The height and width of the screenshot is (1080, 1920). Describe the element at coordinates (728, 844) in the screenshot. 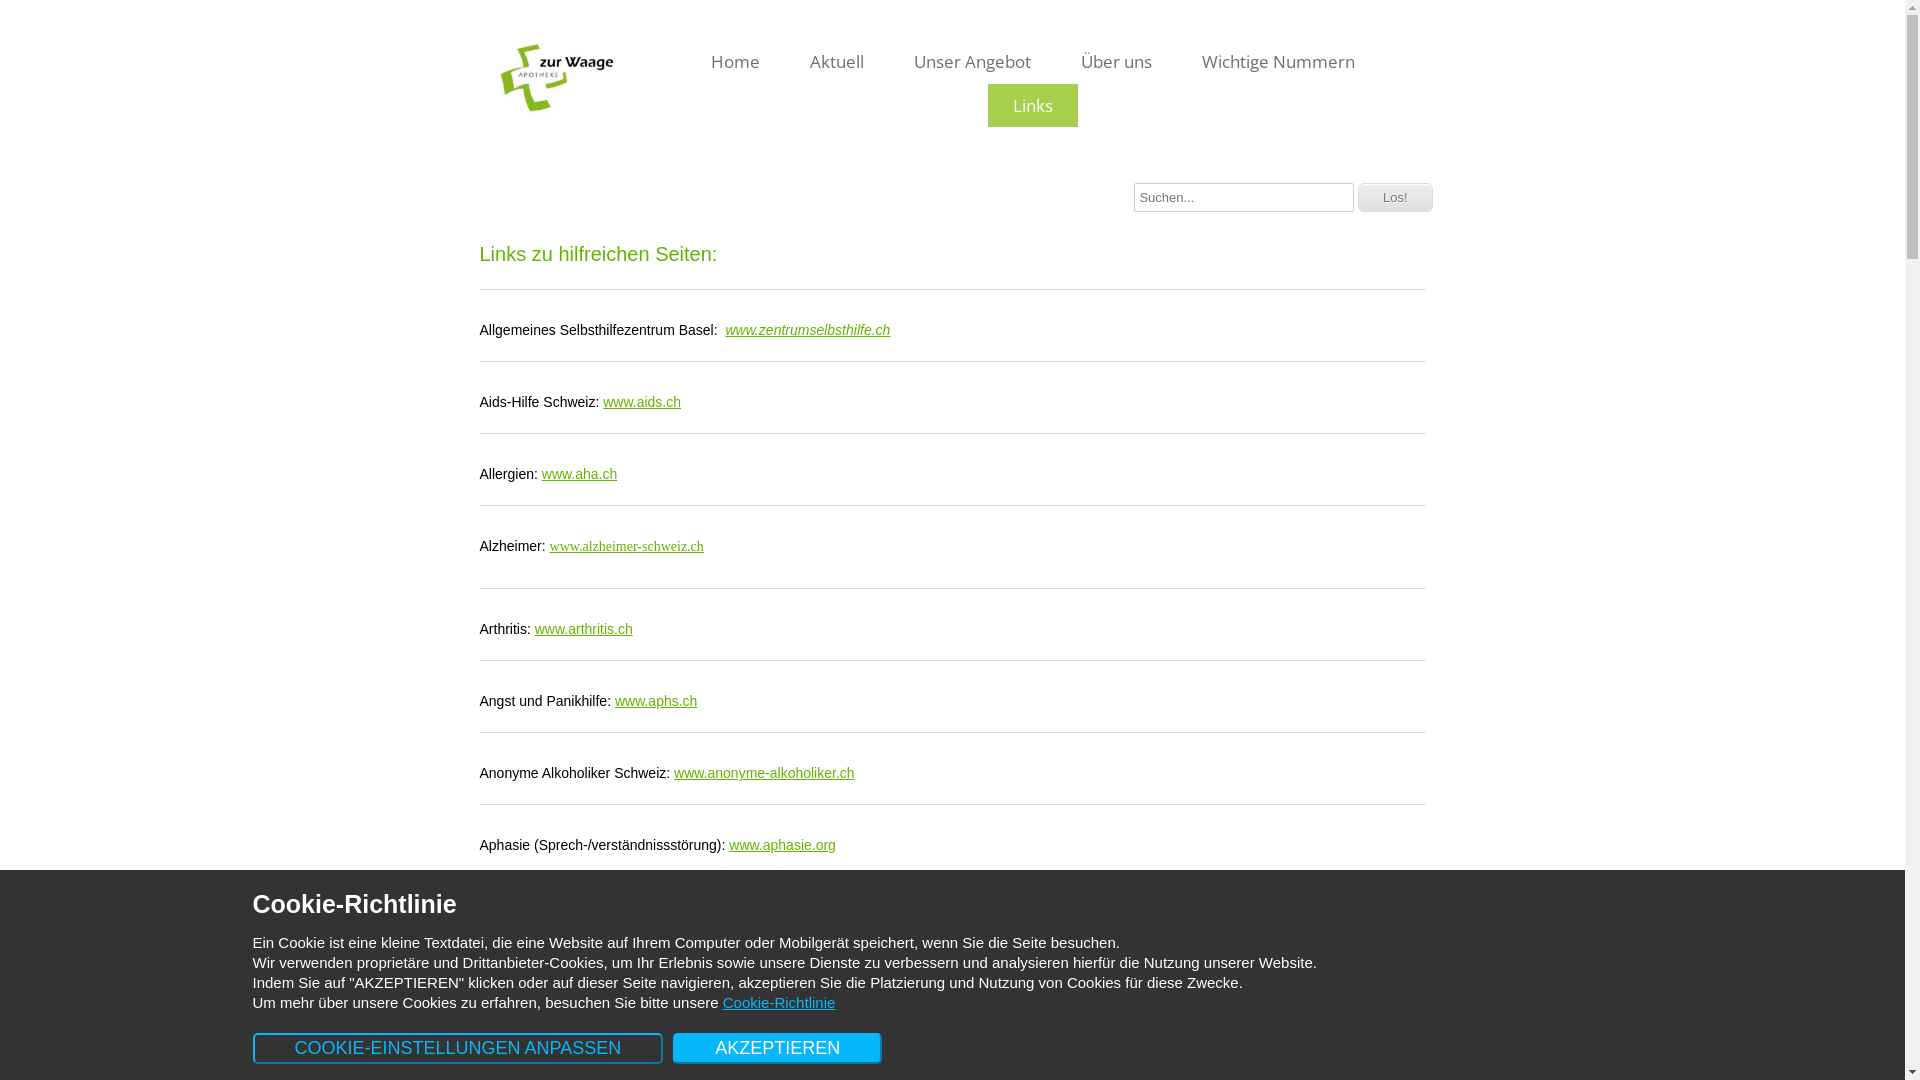

I see `'www.aphasie.org'` at that location.